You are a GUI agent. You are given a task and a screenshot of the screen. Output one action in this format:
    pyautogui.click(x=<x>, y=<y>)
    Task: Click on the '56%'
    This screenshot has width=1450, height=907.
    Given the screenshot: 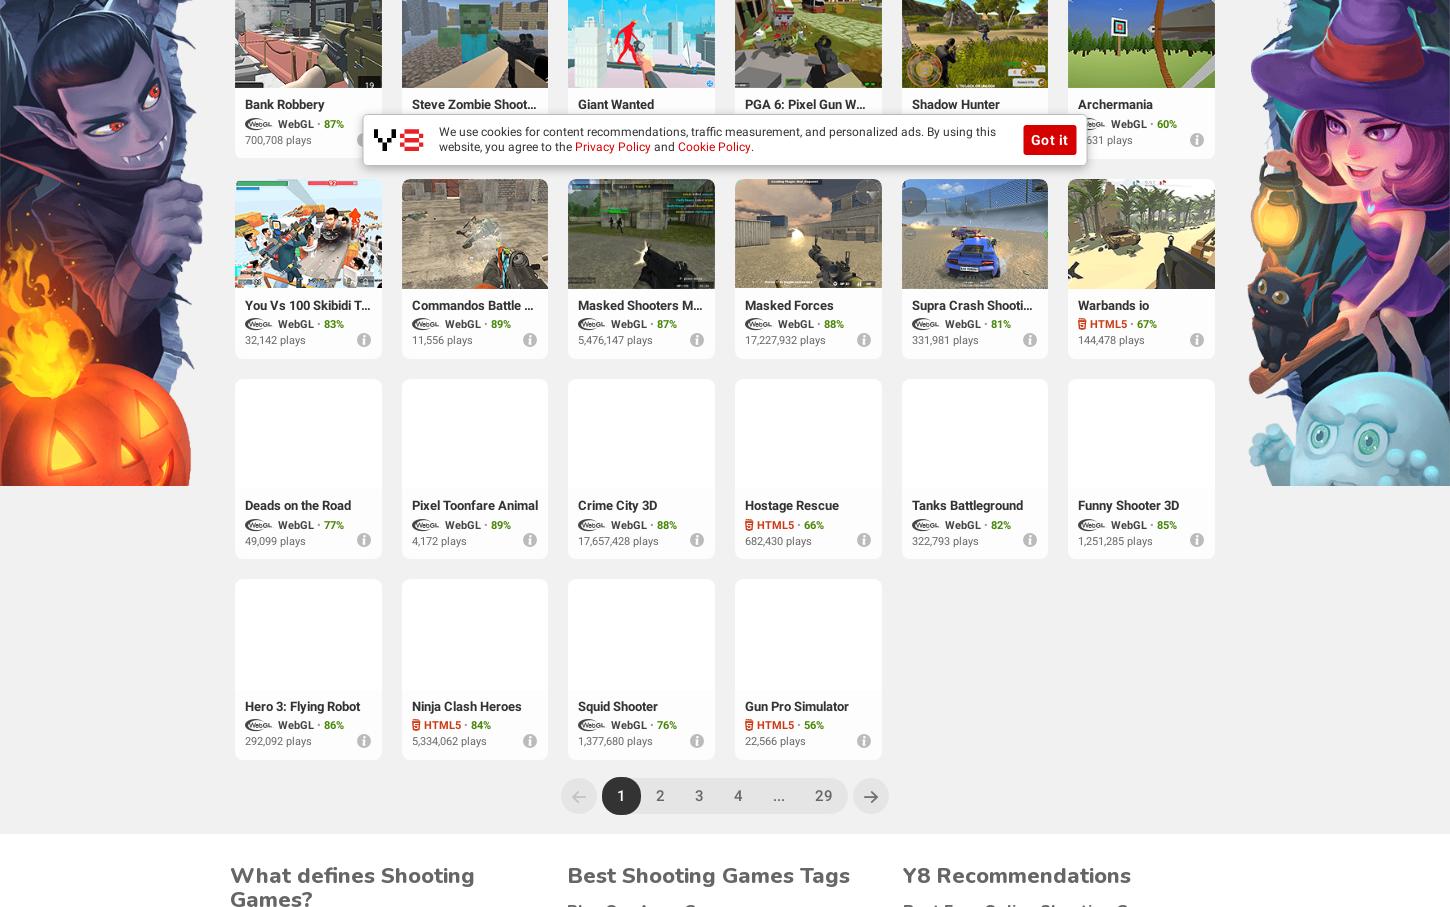 What is the action you would take?
    pyautogui.click(x=814, y=724)
    